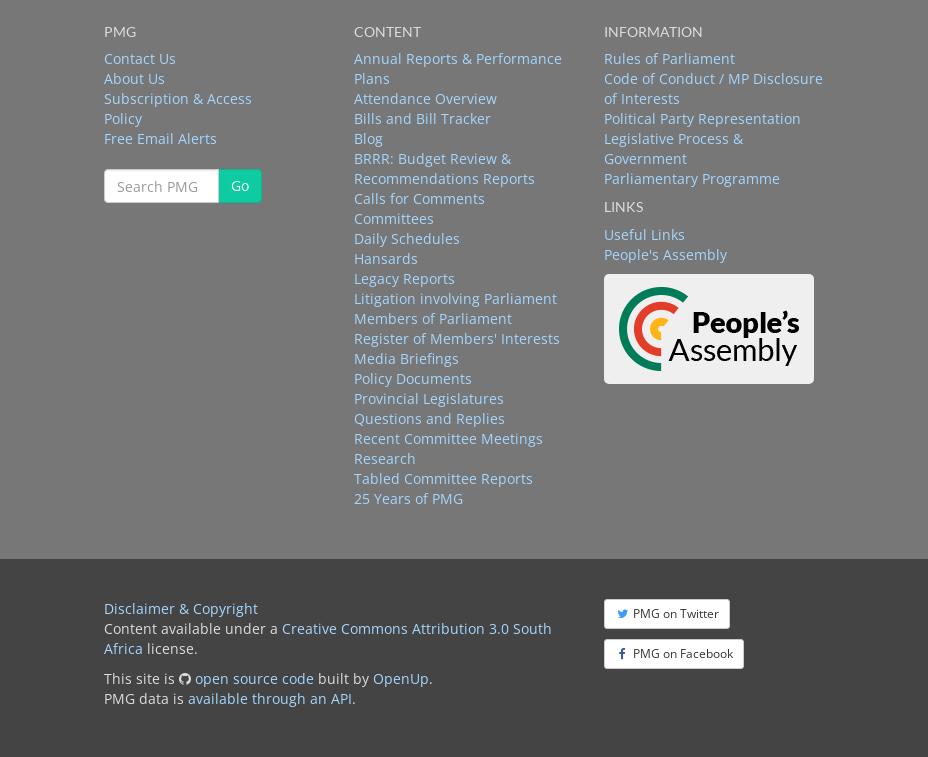 This screenshot has height=757, width=928. I want to click on '25 Years of PMG', so click(407, 497).